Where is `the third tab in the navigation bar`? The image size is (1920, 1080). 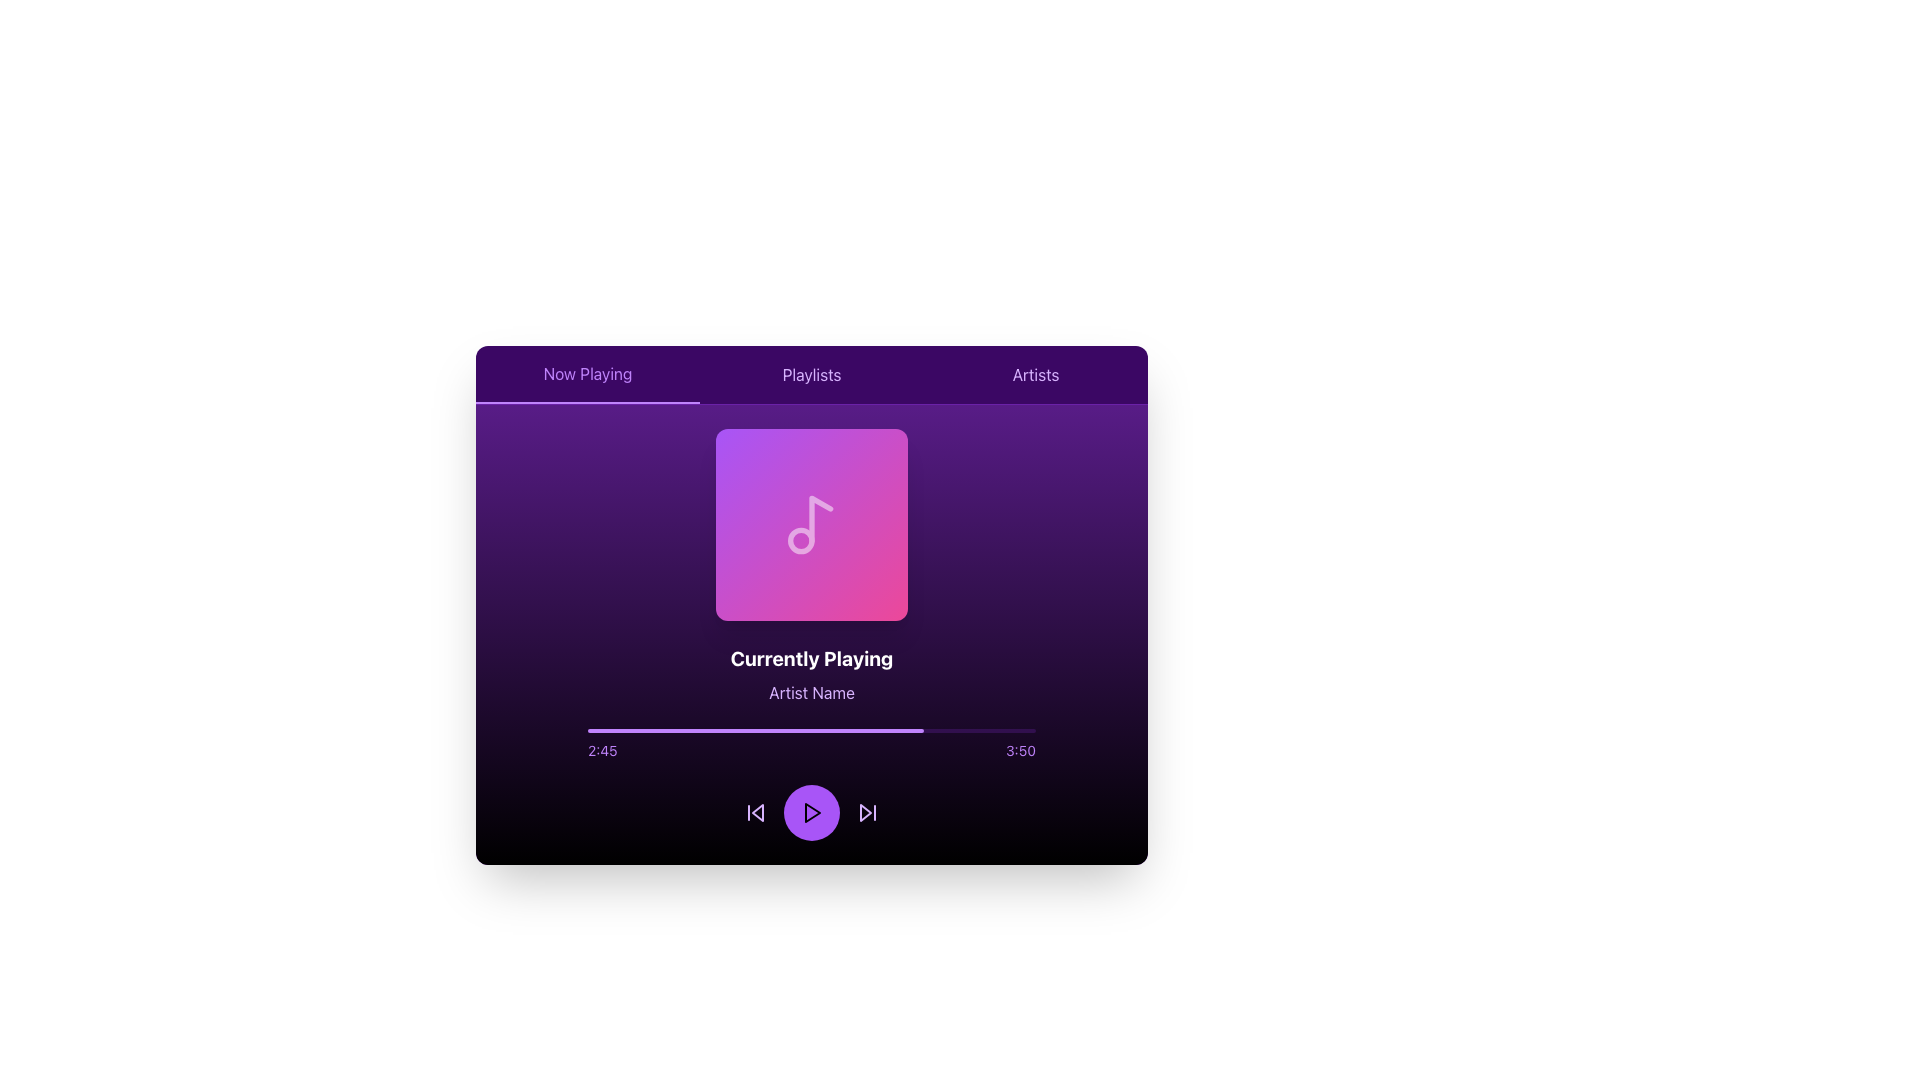
the third tab in the navigation bar is located at coordinates (1036, 374).